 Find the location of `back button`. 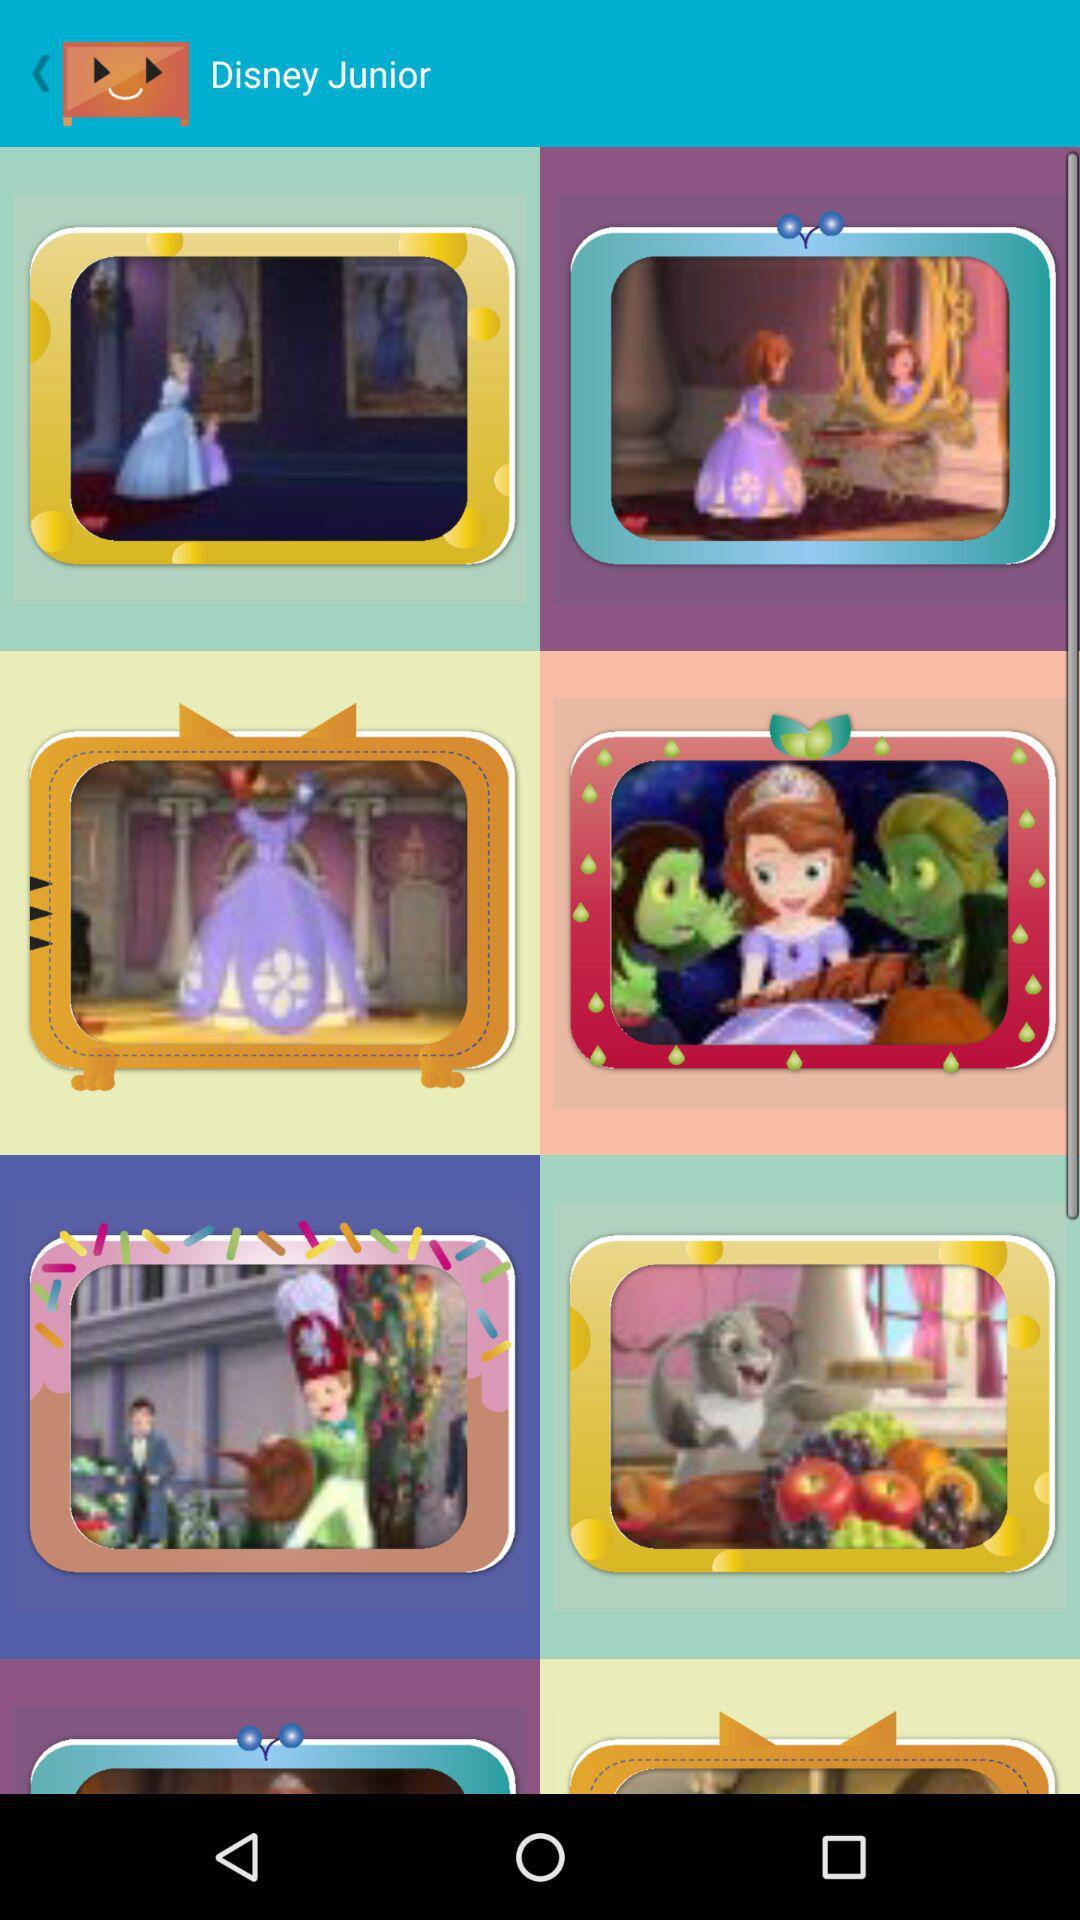

back button is located at coordinates (31, 73).